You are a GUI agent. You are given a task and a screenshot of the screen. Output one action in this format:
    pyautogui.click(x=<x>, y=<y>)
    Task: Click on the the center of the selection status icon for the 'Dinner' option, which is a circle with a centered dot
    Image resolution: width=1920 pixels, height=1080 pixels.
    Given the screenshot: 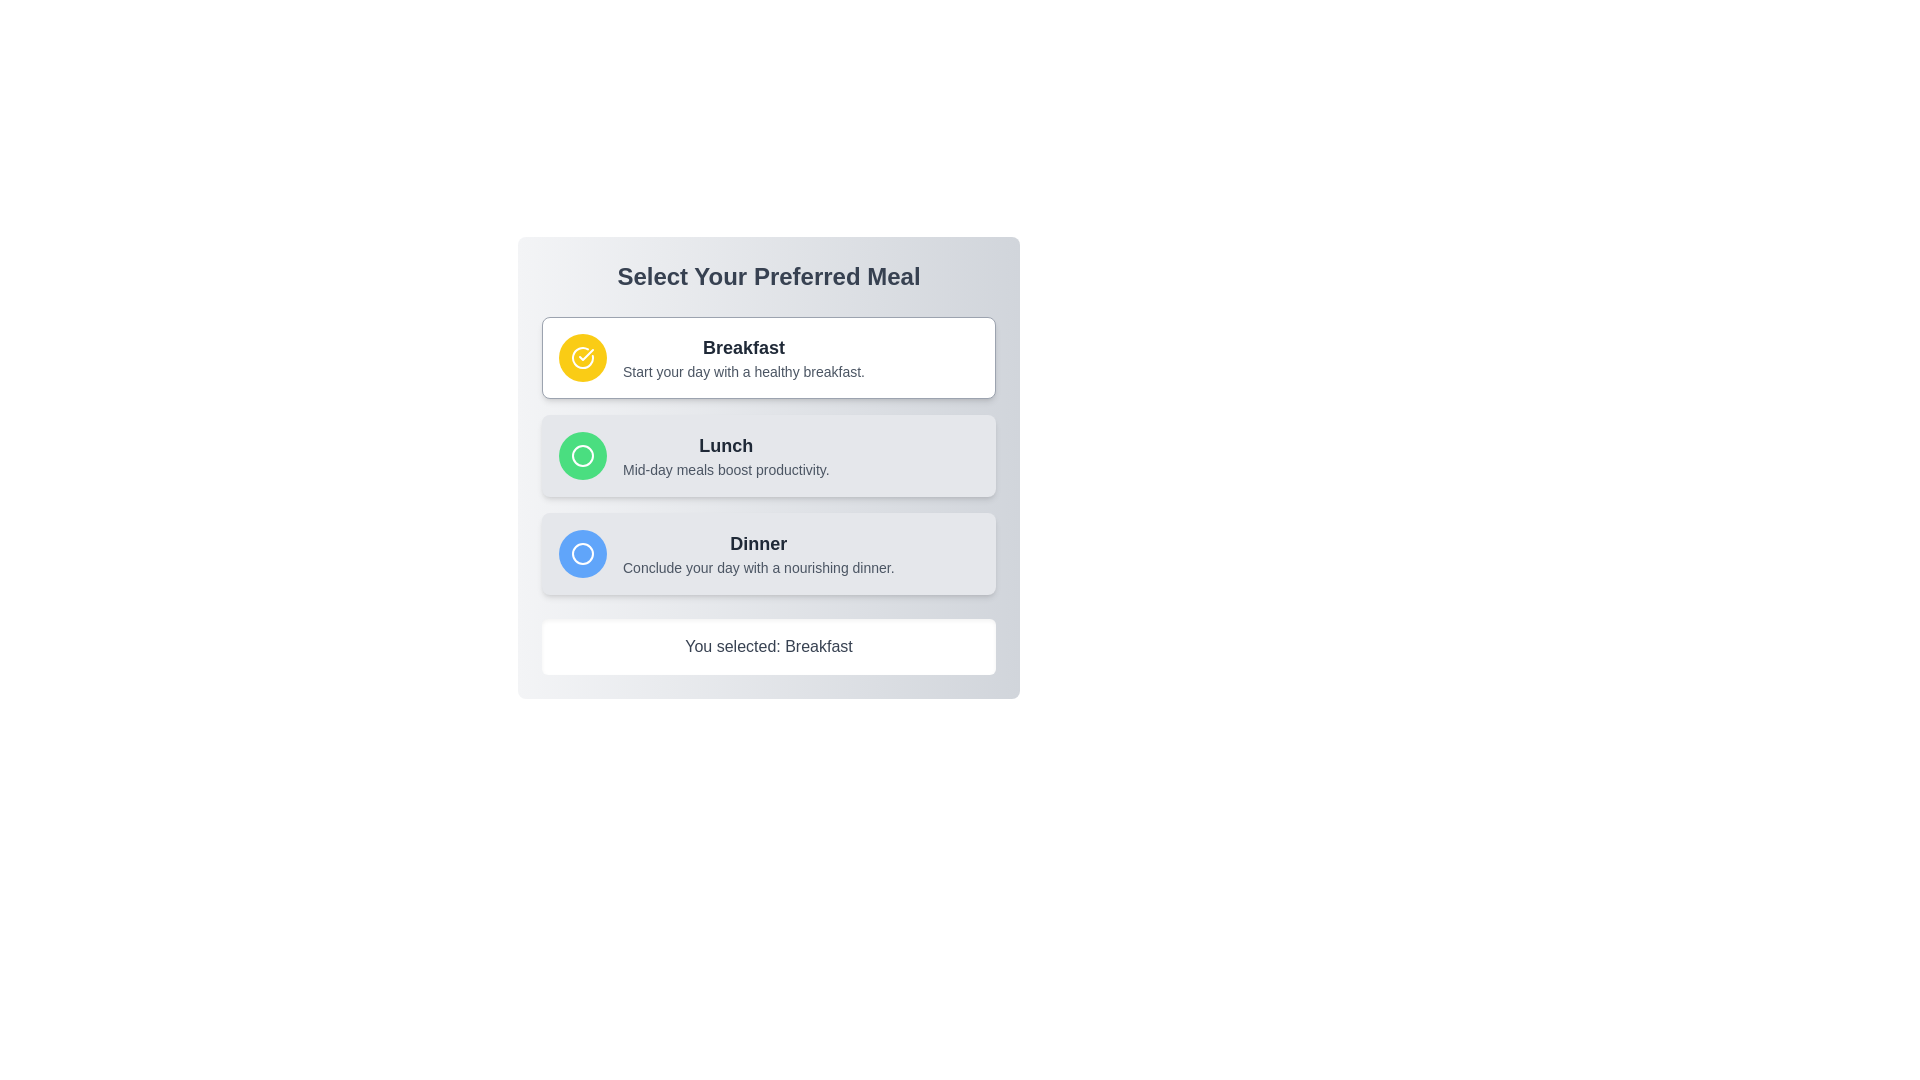 What is the action you would take?
    pyautogui.click(x=581, y=554)
    